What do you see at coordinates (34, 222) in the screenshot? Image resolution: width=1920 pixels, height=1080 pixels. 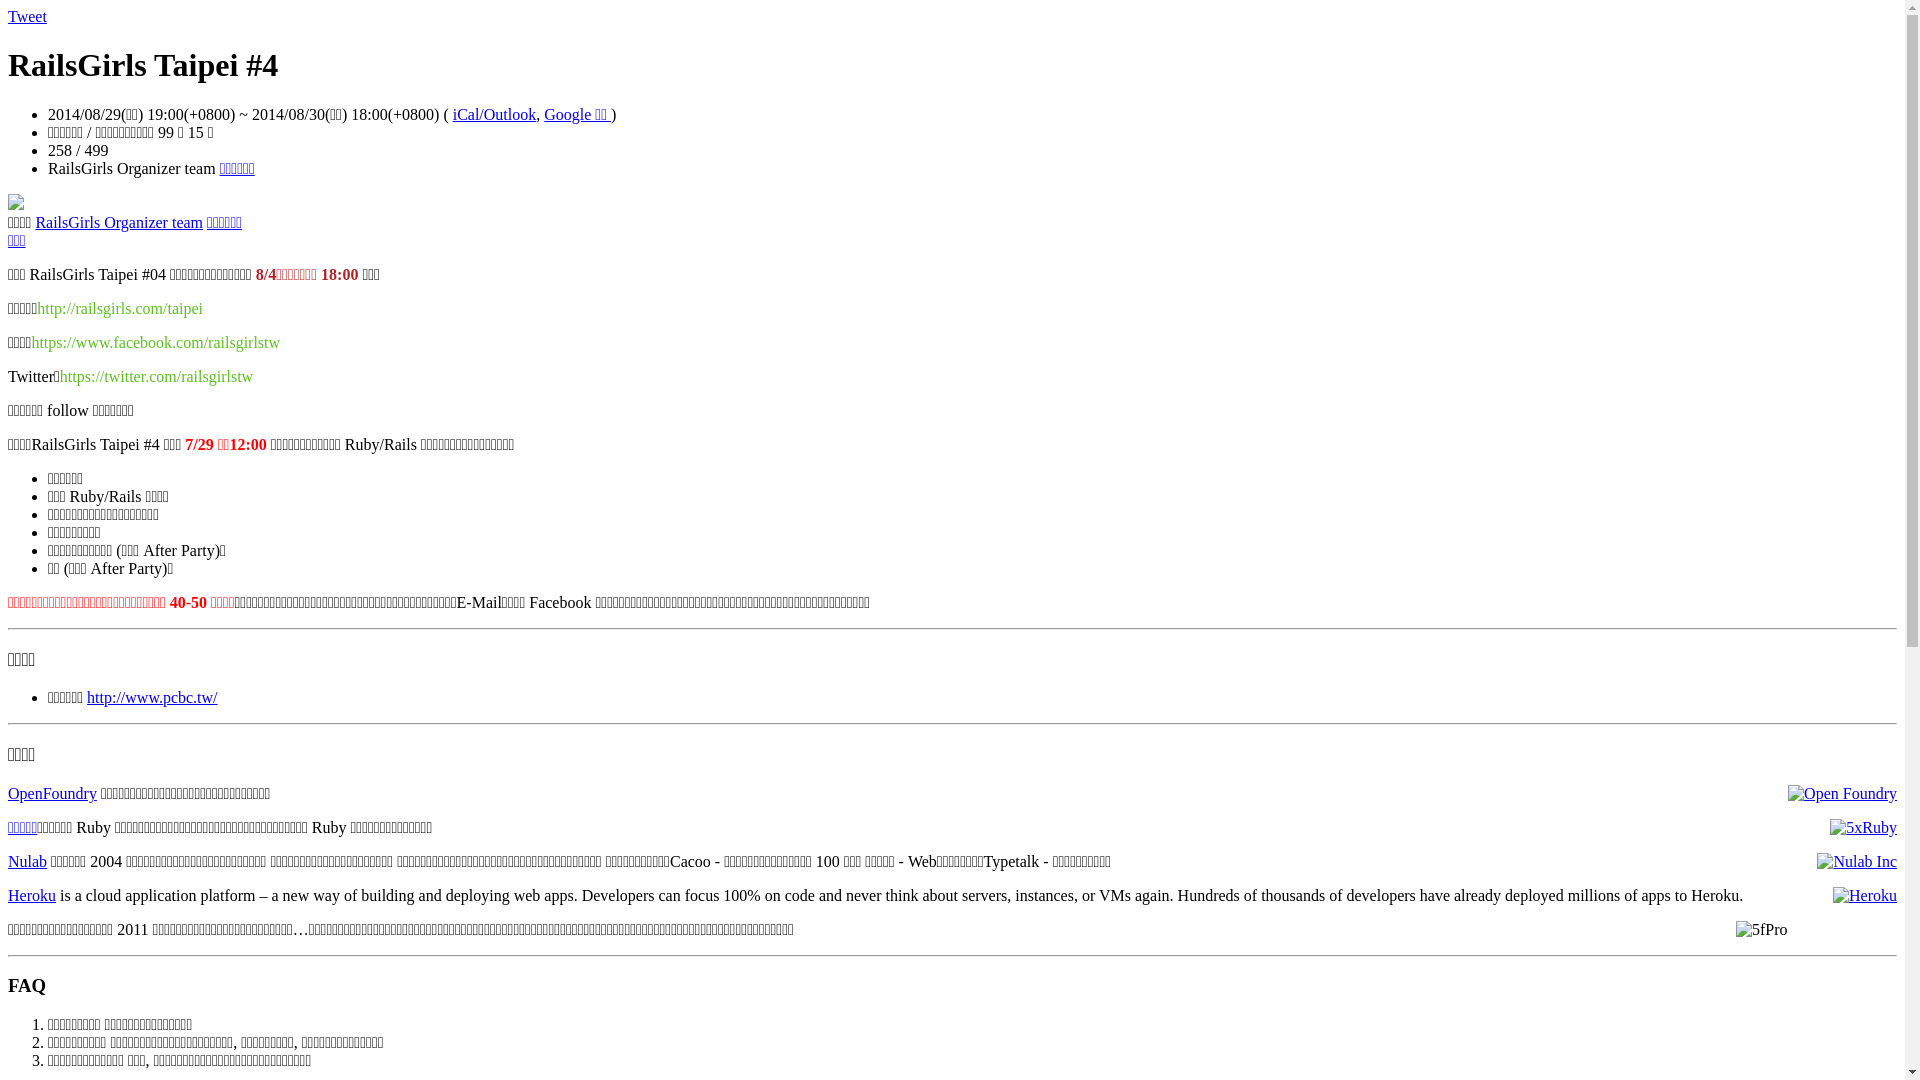 I see `'RailsGirls Organizer team'` at bounding box center [34, 222].